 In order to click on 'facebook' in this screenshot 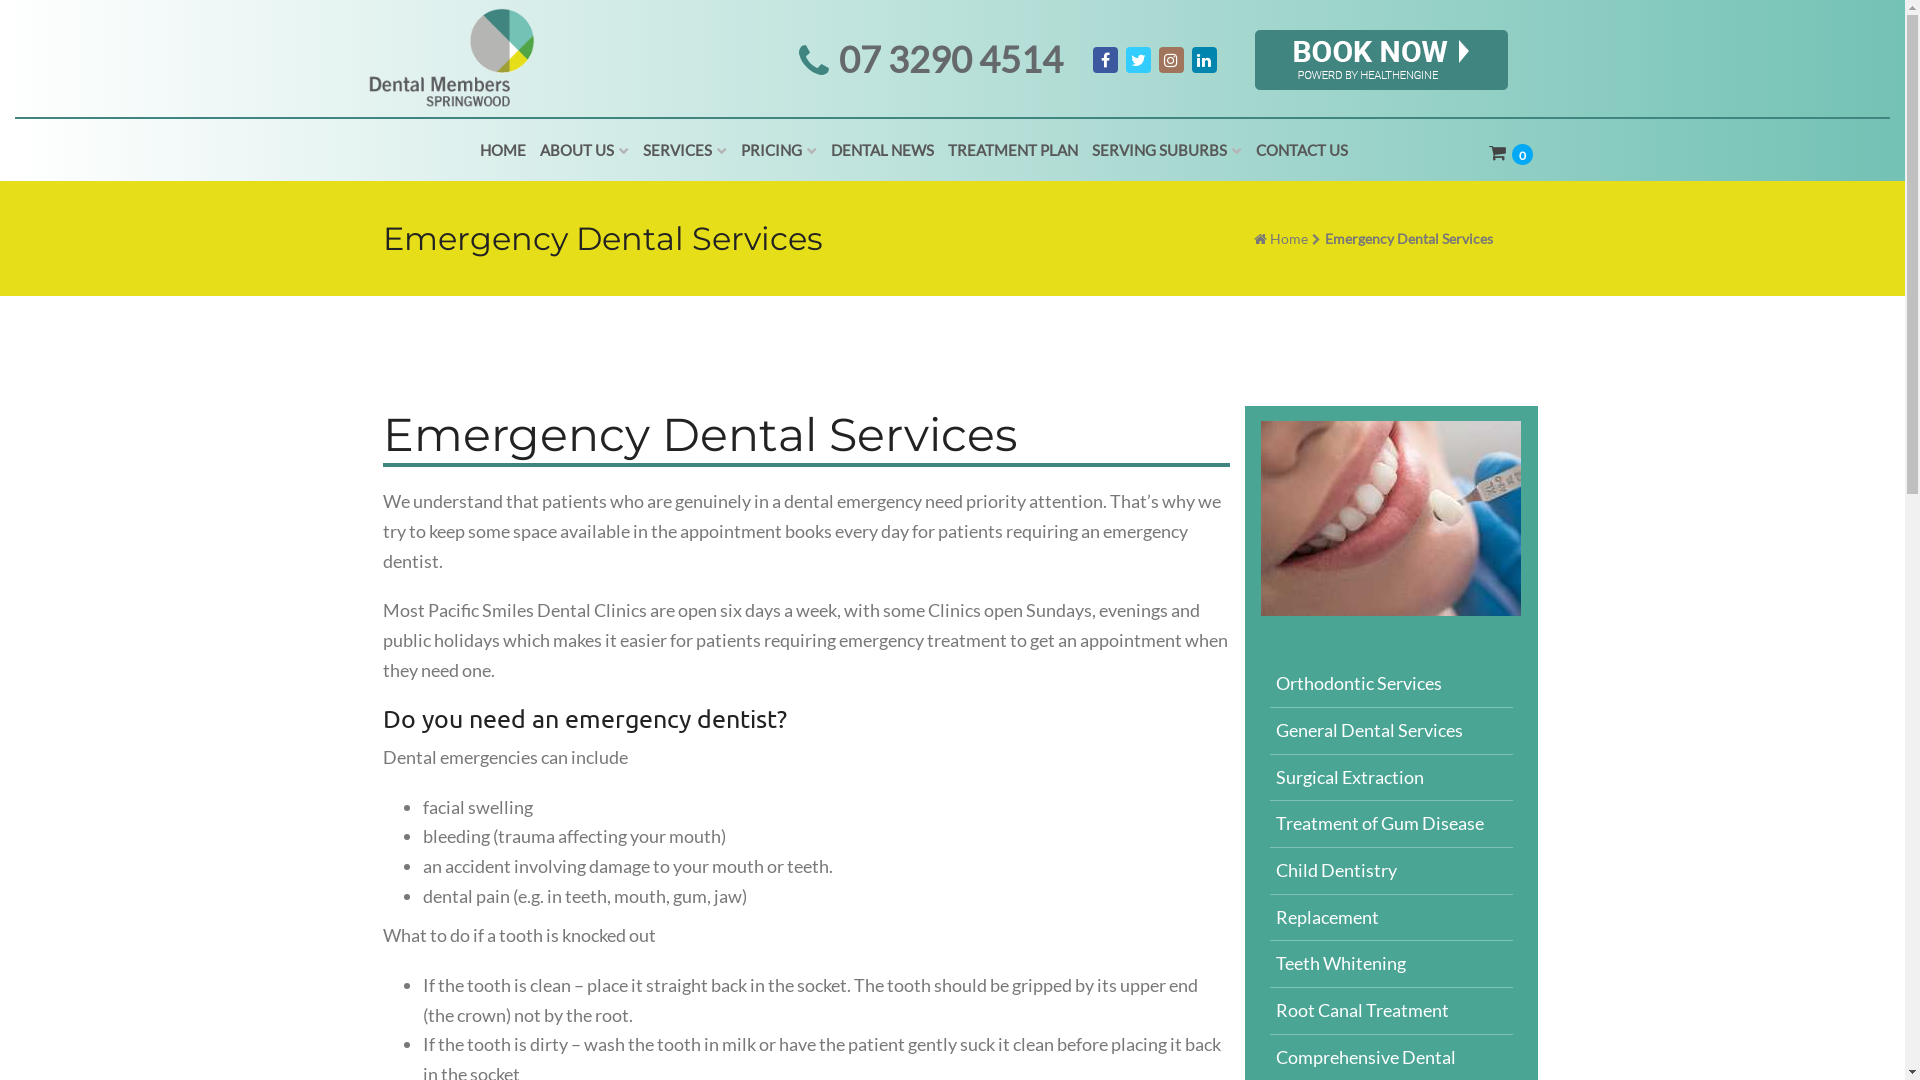, I will do `click(1103, 59)`.